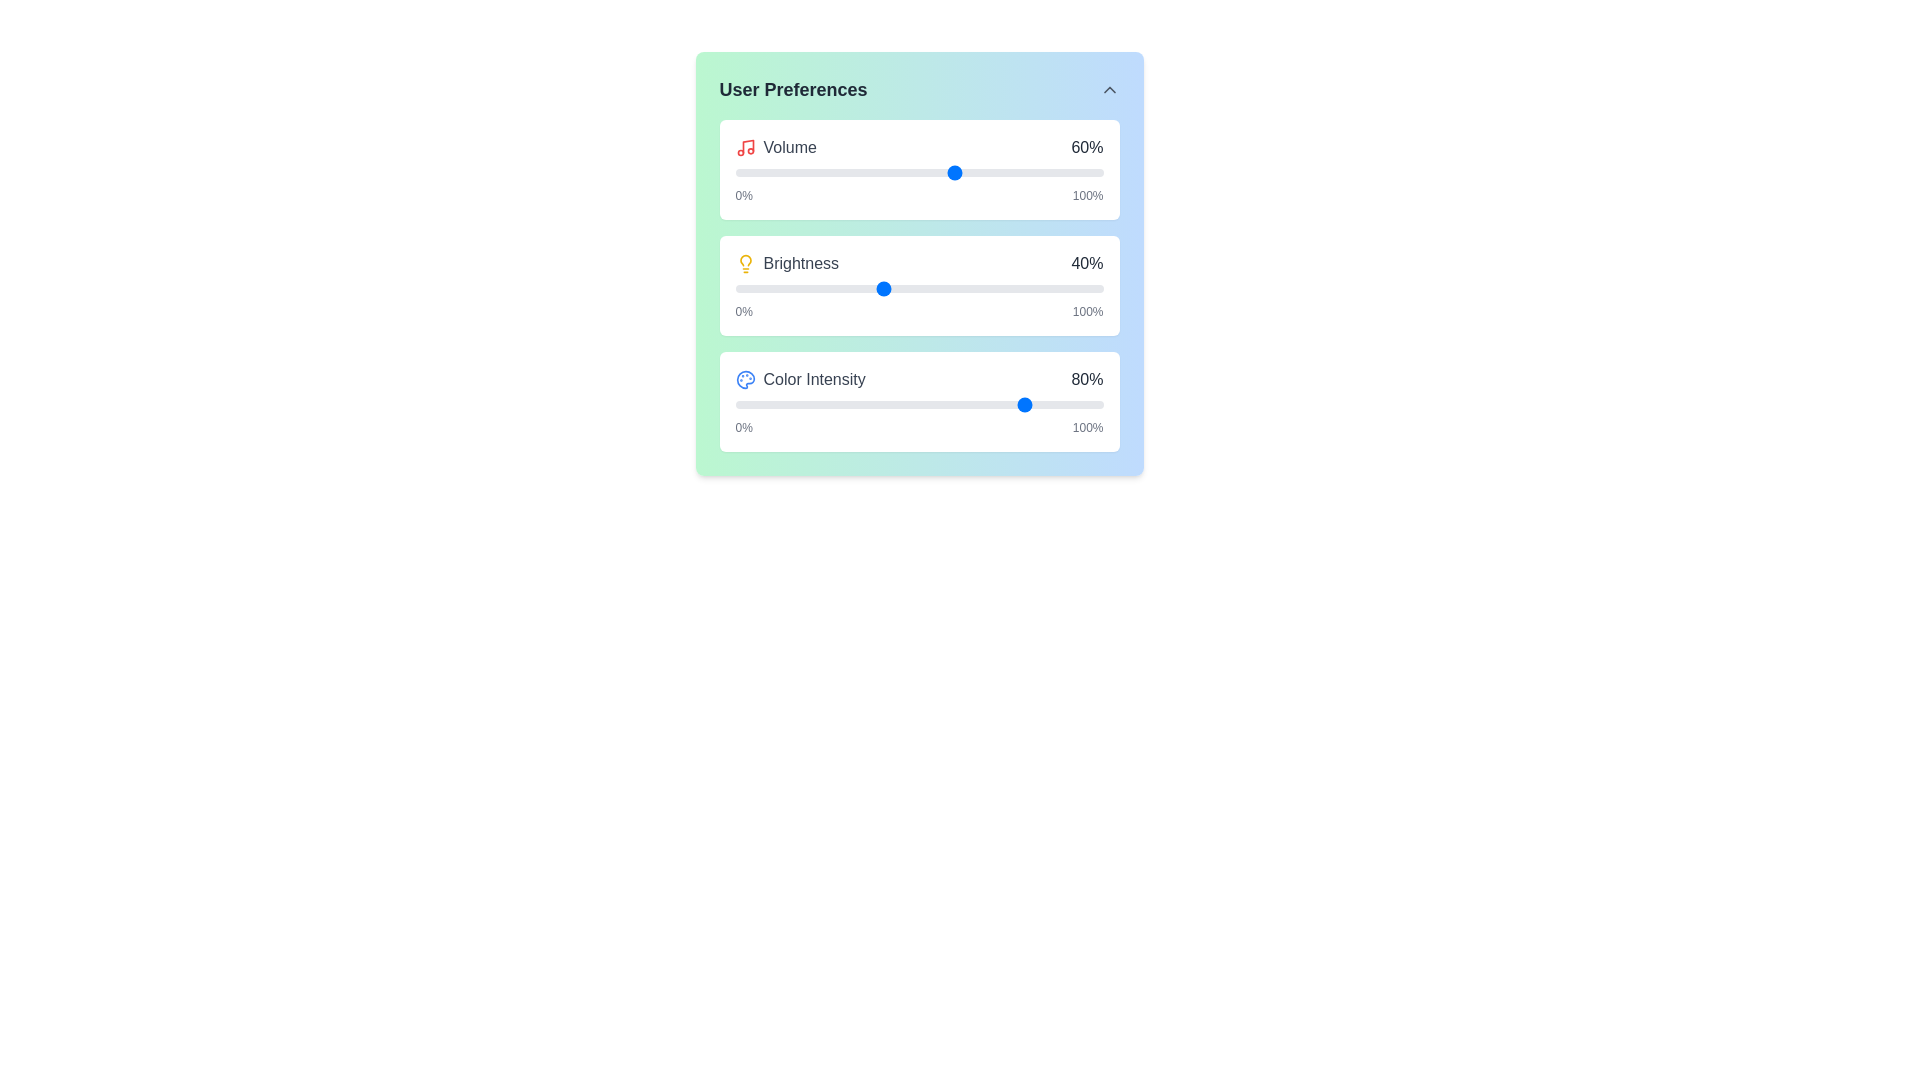 The height and width of the screenshot is (1080, 1920). I want to click on the Color Intensity, so click(763, 405).